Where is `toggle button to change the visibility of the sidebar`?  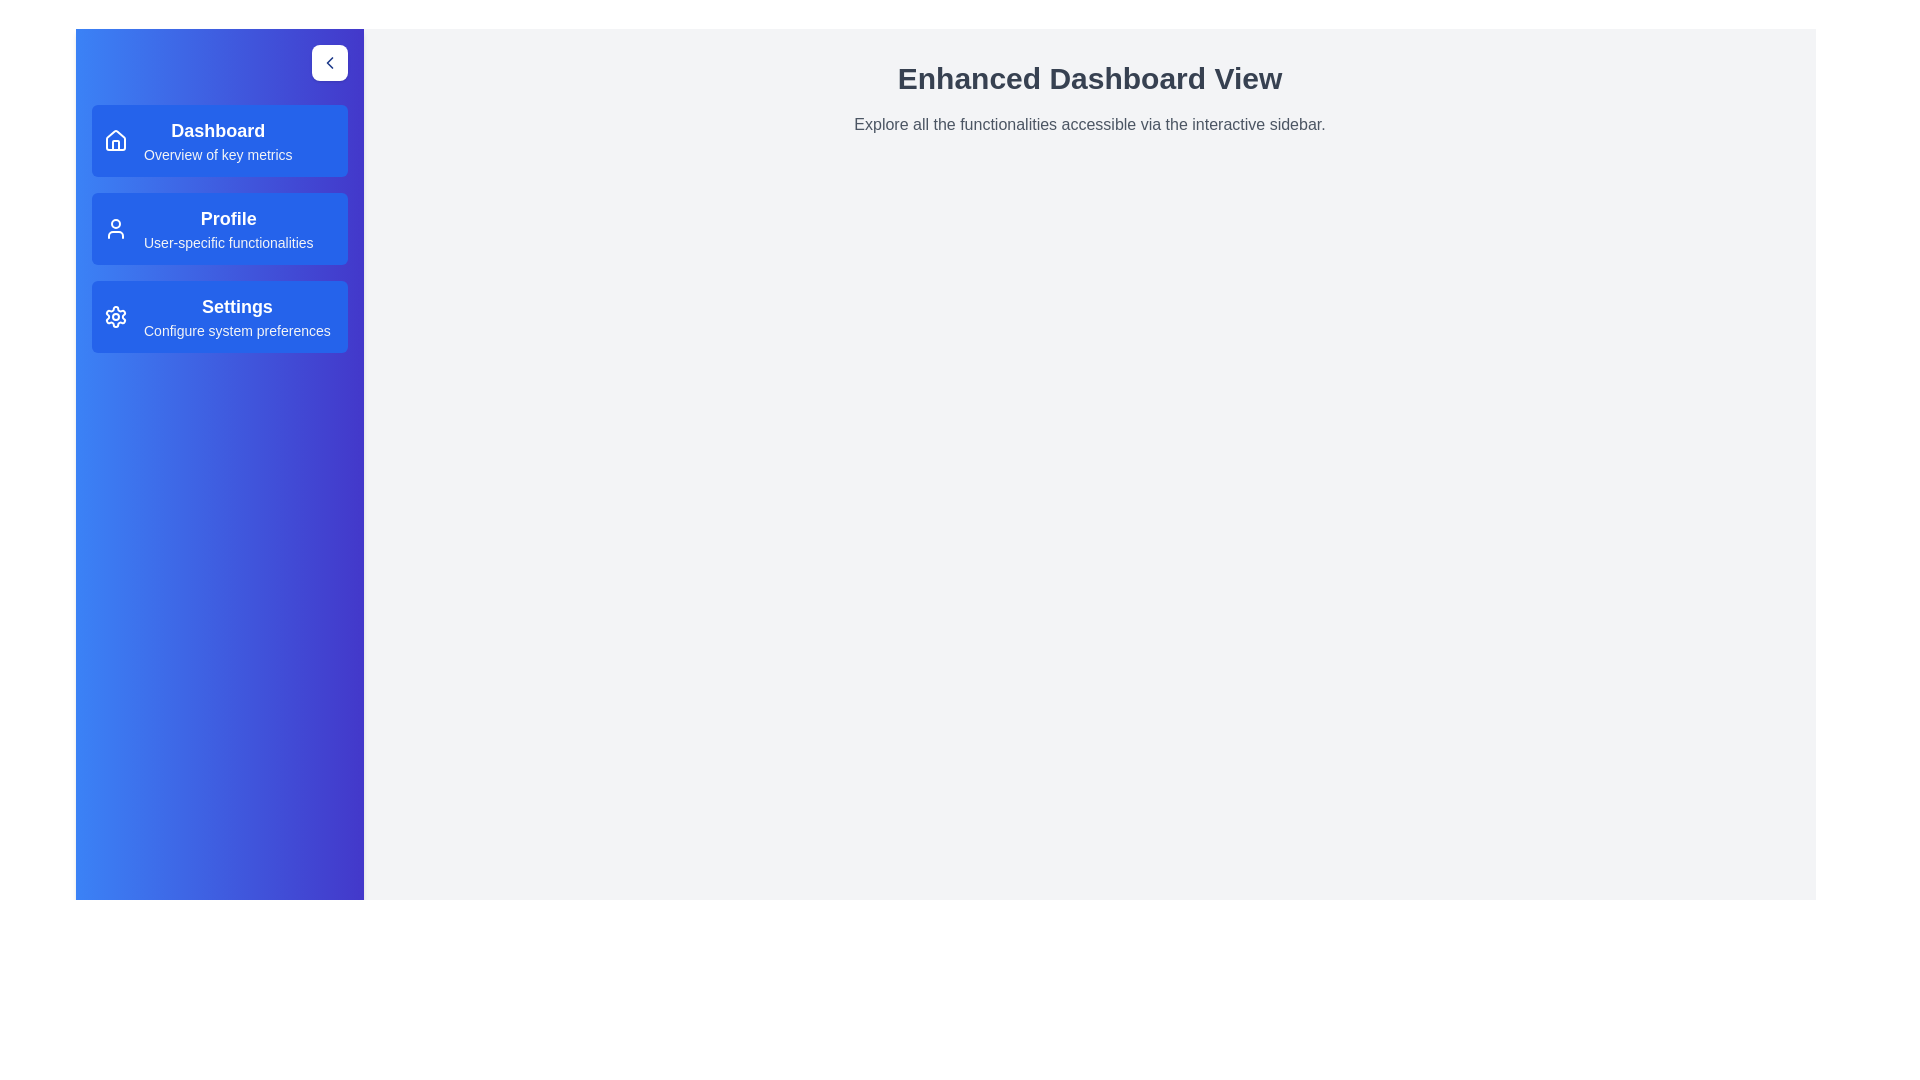 toggle button to change the visibility of the sidebar is located at coordinates (330, 61).